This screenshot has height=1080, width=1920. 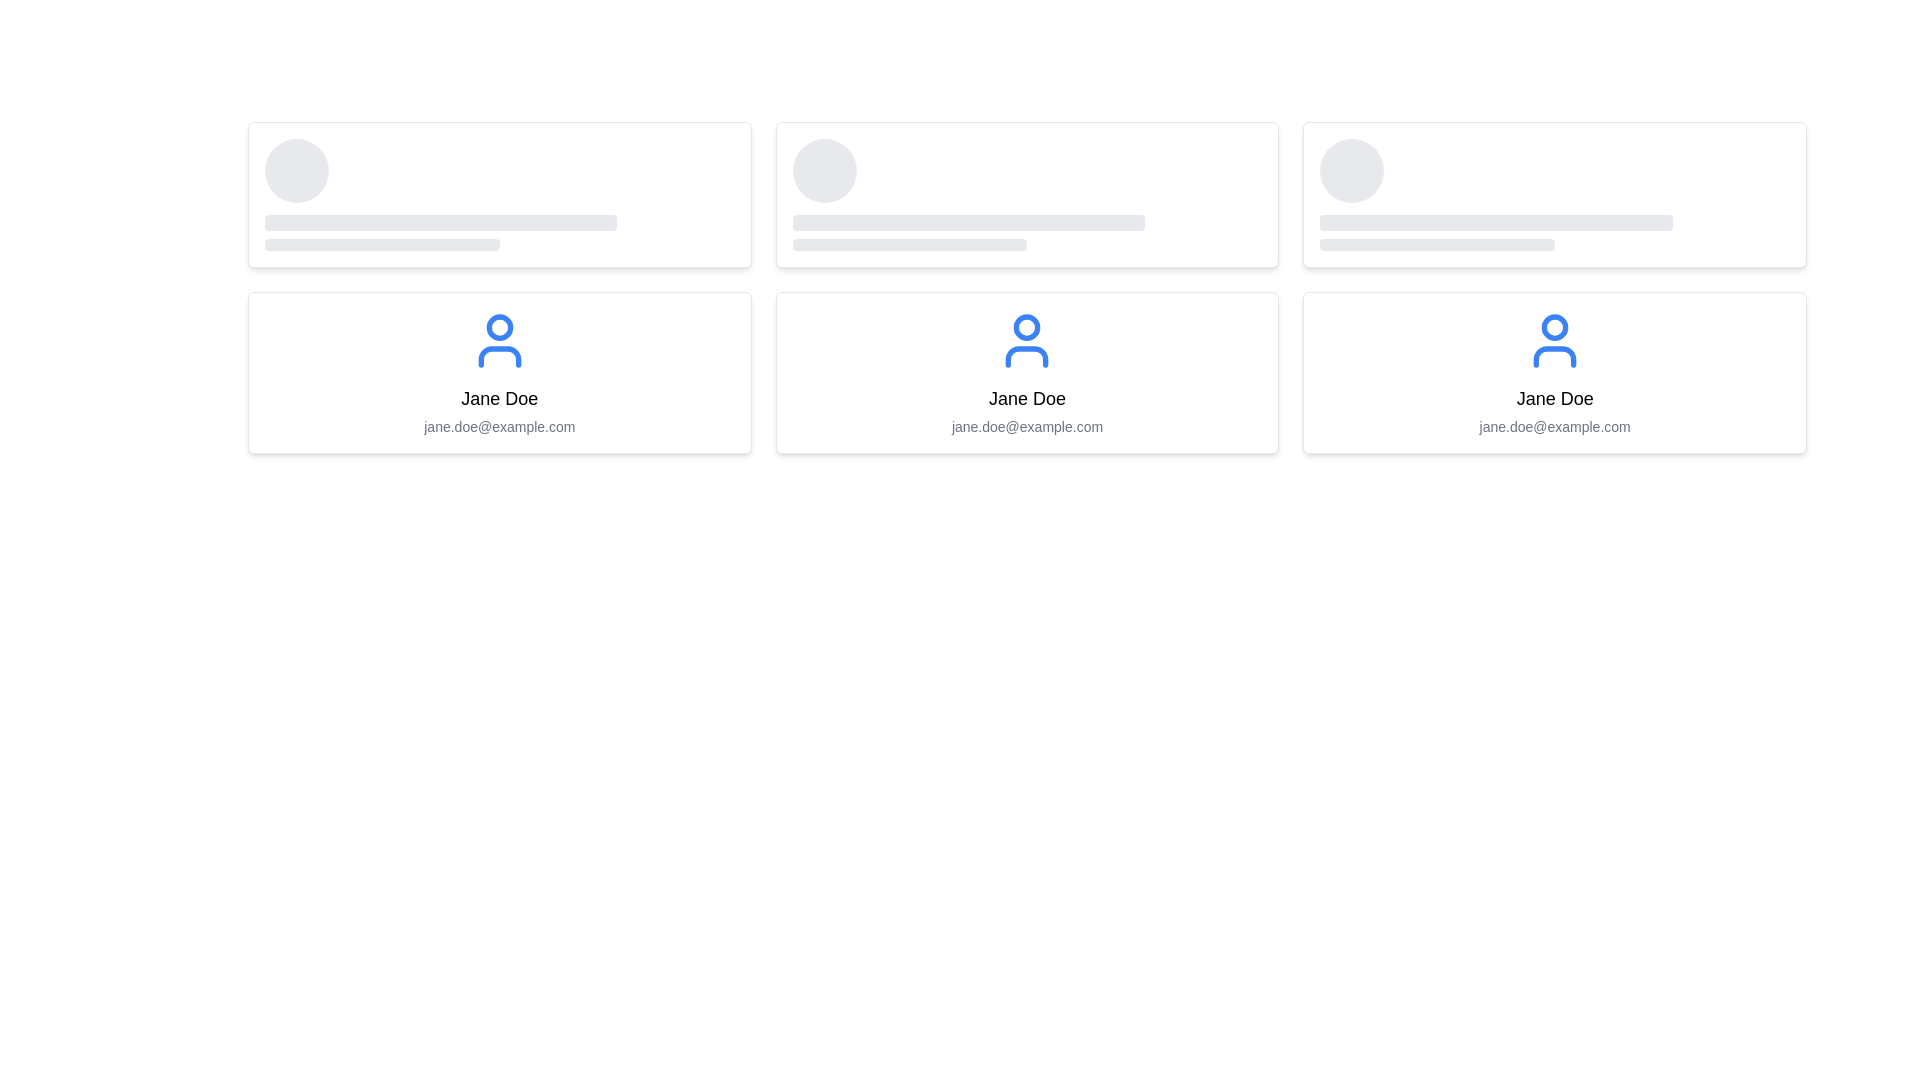 What do you see at coordinates (499, 326) in the screenshot?
I see `the decorative circle element of the blue user icon located in the center card of the lower row` at bounding box center [499, 326].